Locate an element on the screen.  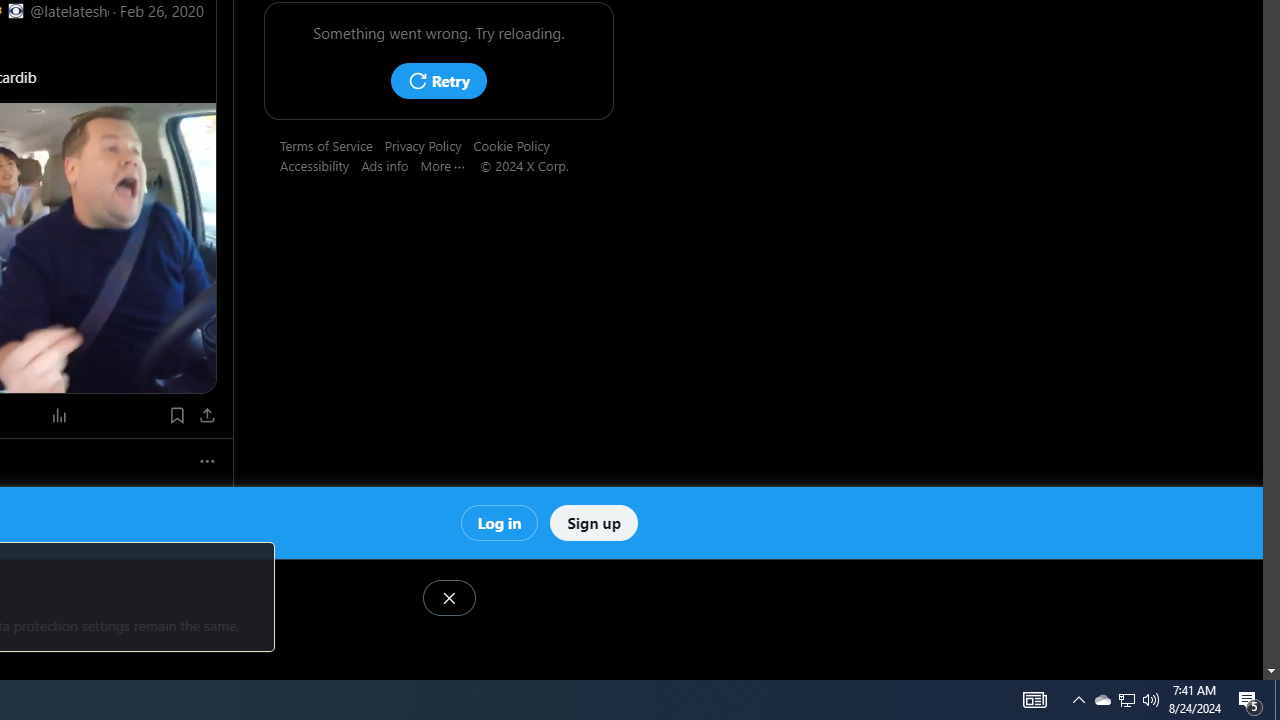
'More' is located at coordinates (449, 164).